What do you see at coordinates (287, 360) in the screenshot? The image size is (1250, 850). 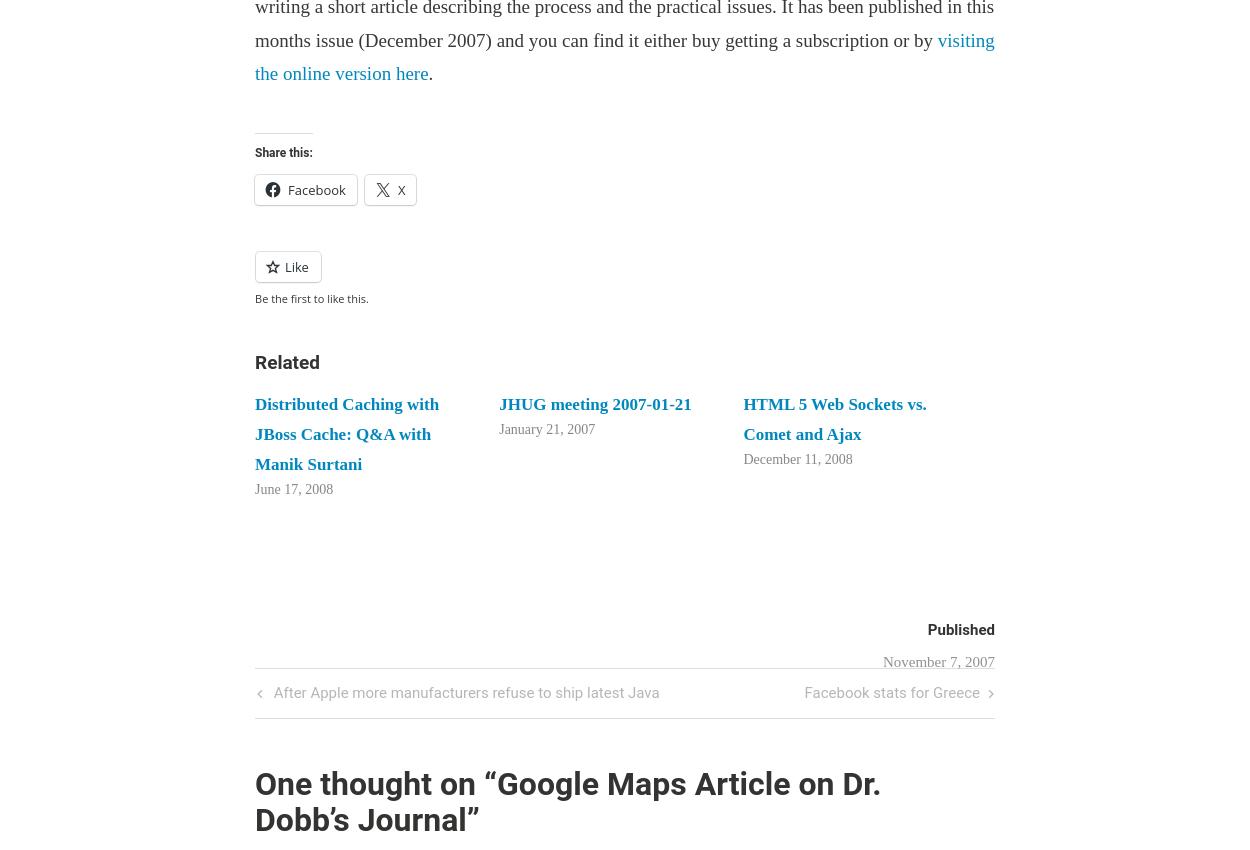 I see `'Related'` at bounding box center [287, 360].